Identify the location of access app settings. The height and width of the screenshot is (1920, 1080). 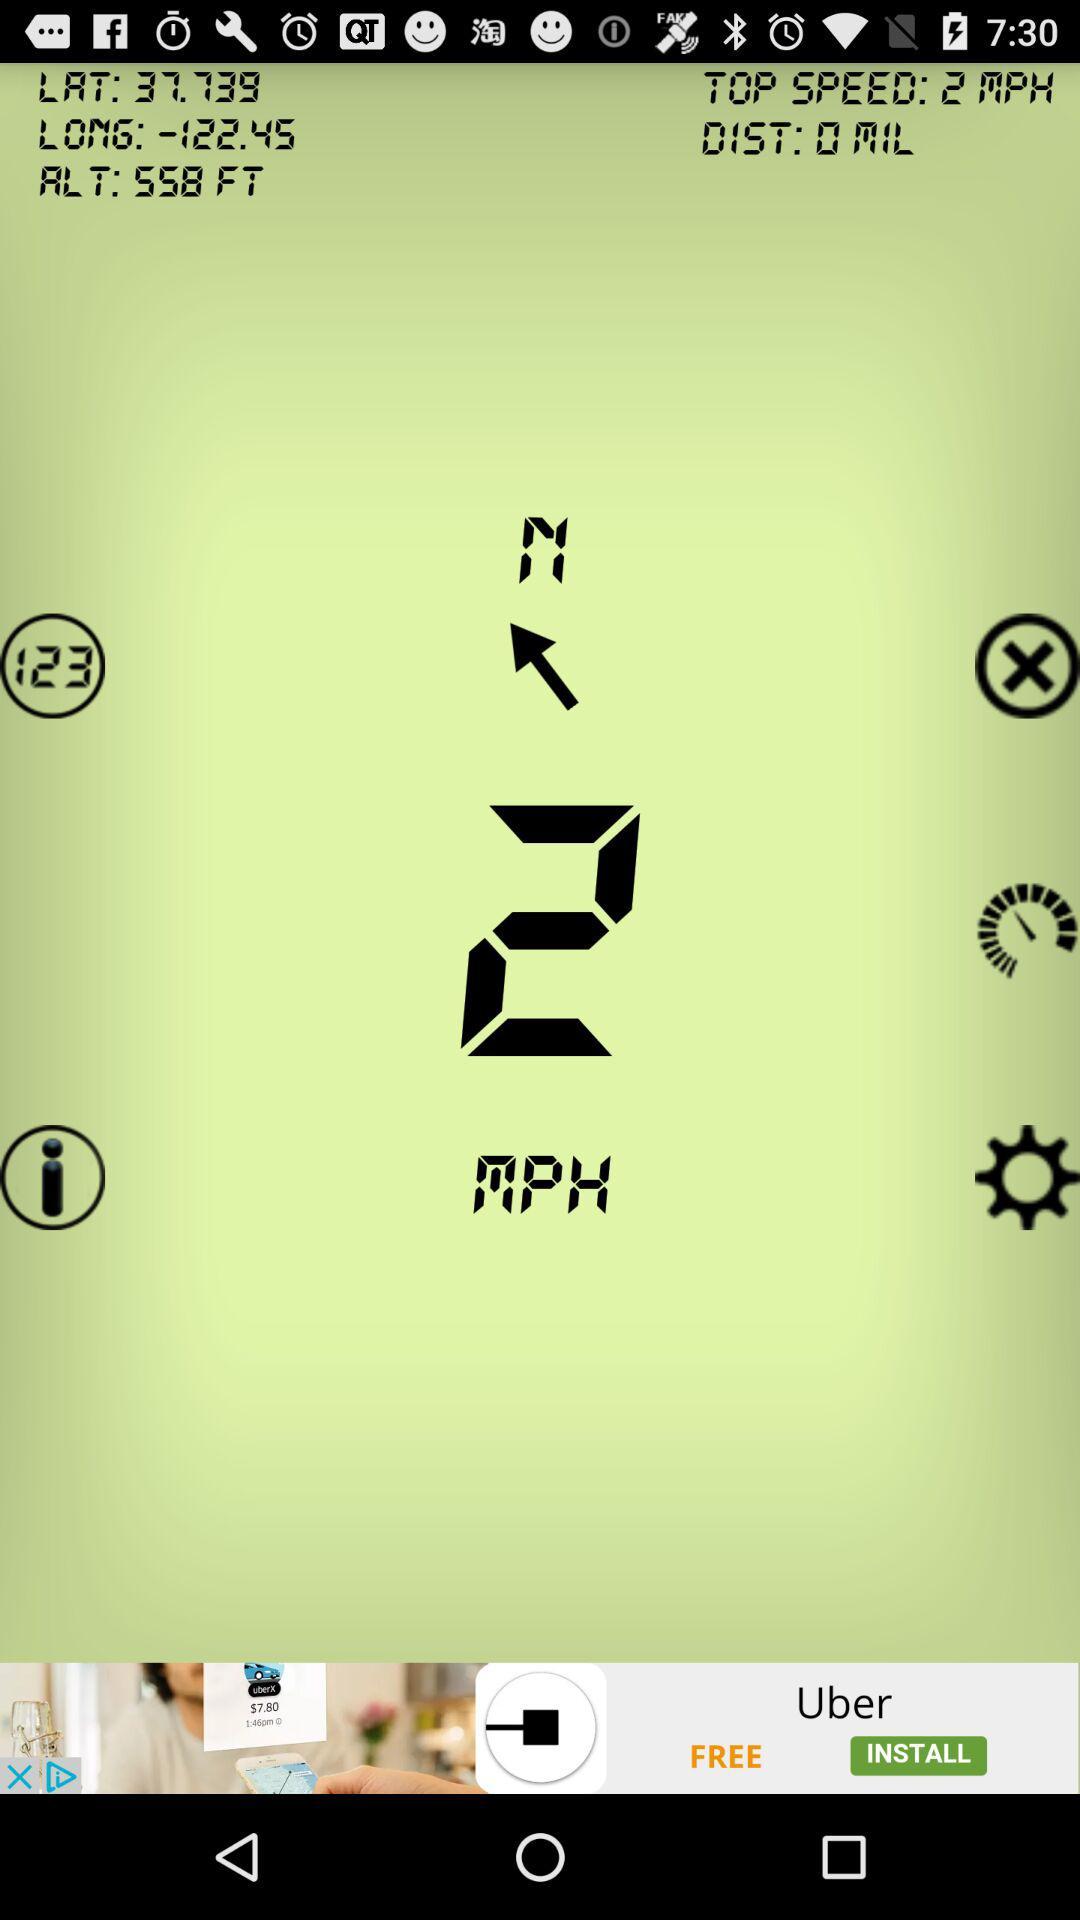
(1027, 1177).